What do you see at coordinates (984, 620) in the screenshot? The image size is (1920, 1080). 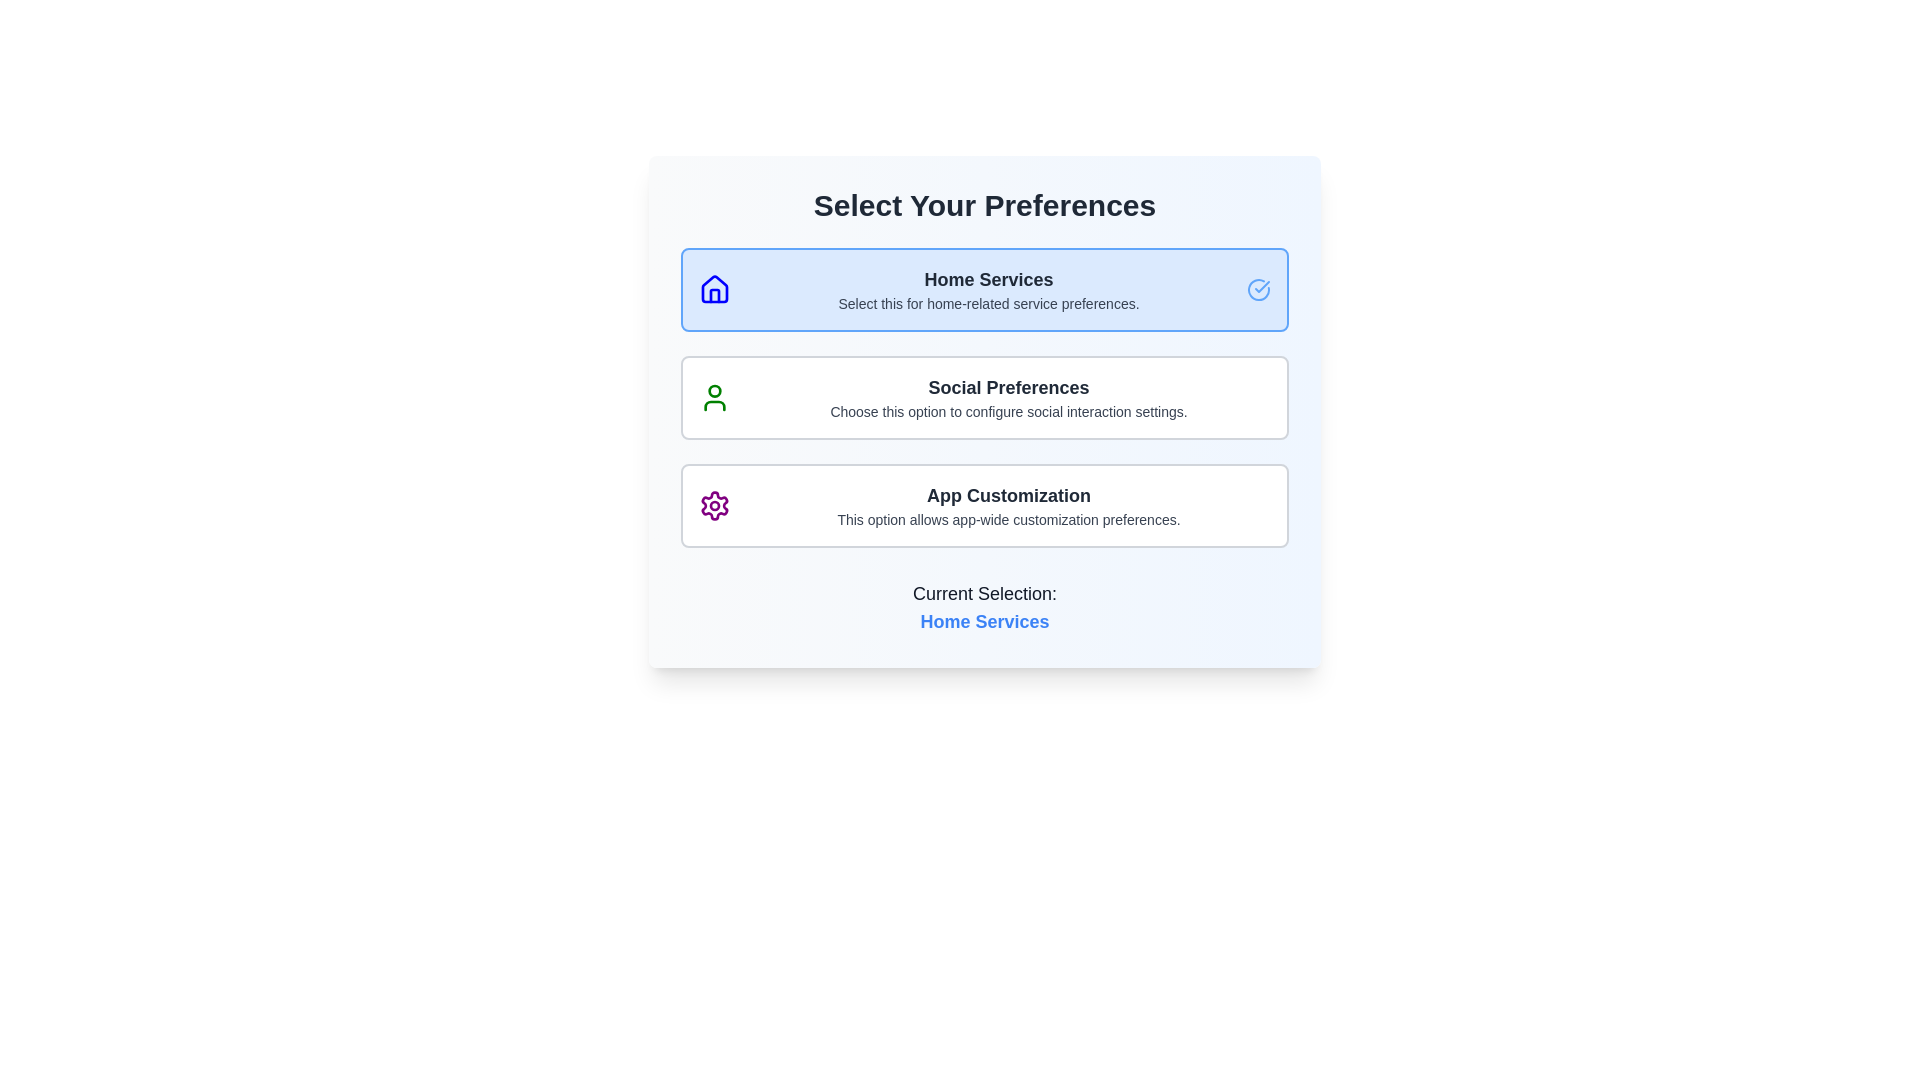 I see `the static text label displaying 'Home Services', which is styled with a blue font color and bold weight, positioned below the 'Current Selection:' text within the selection panel` at bounding box center [984, 620].